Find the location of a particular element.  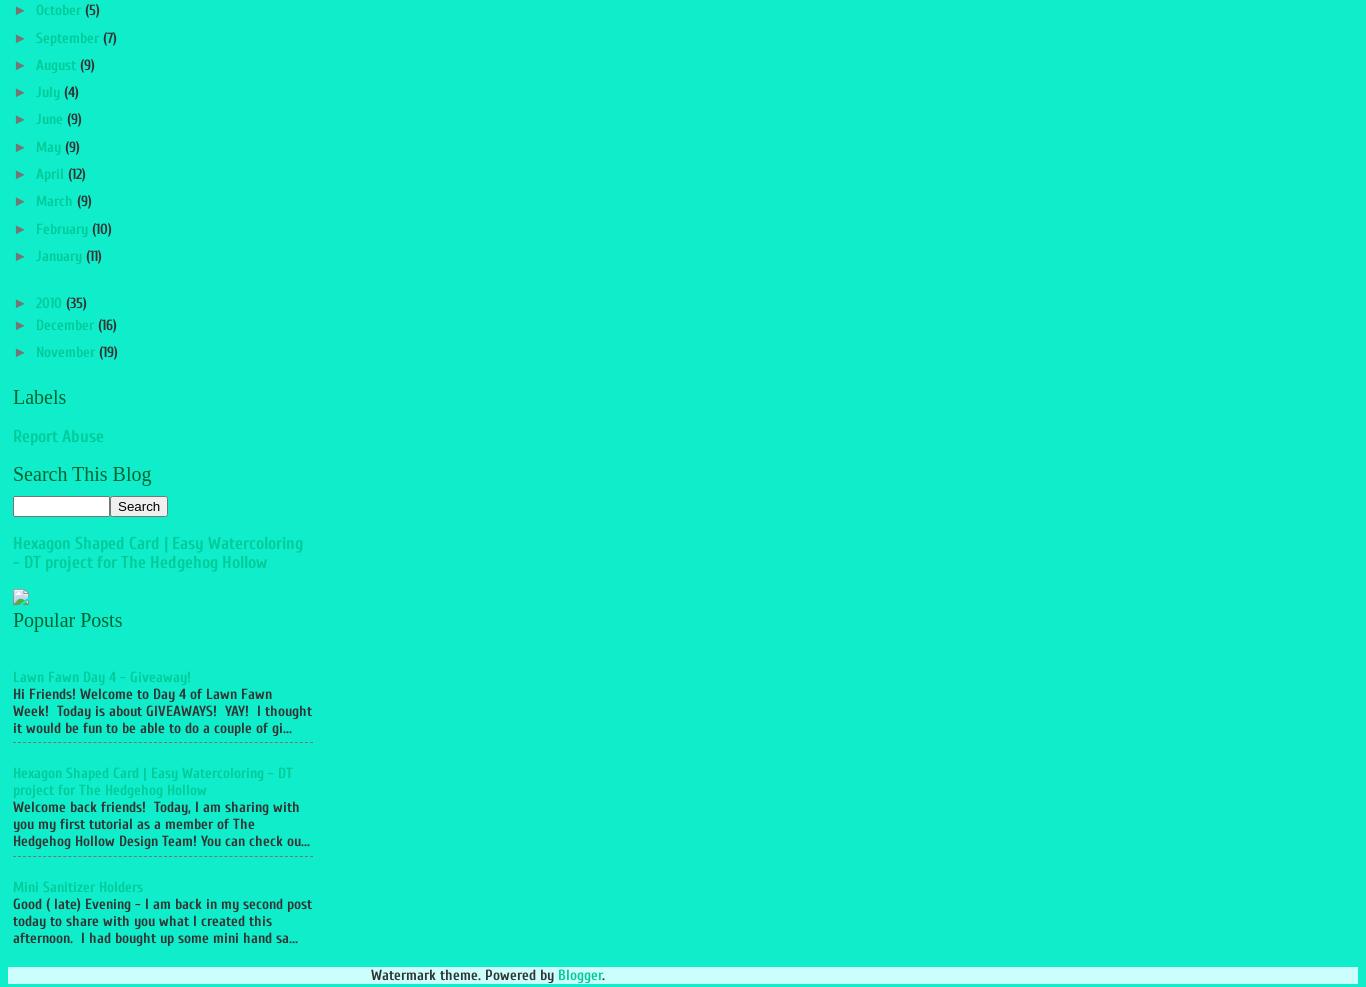

'March' is located at coordinates (55, 200).